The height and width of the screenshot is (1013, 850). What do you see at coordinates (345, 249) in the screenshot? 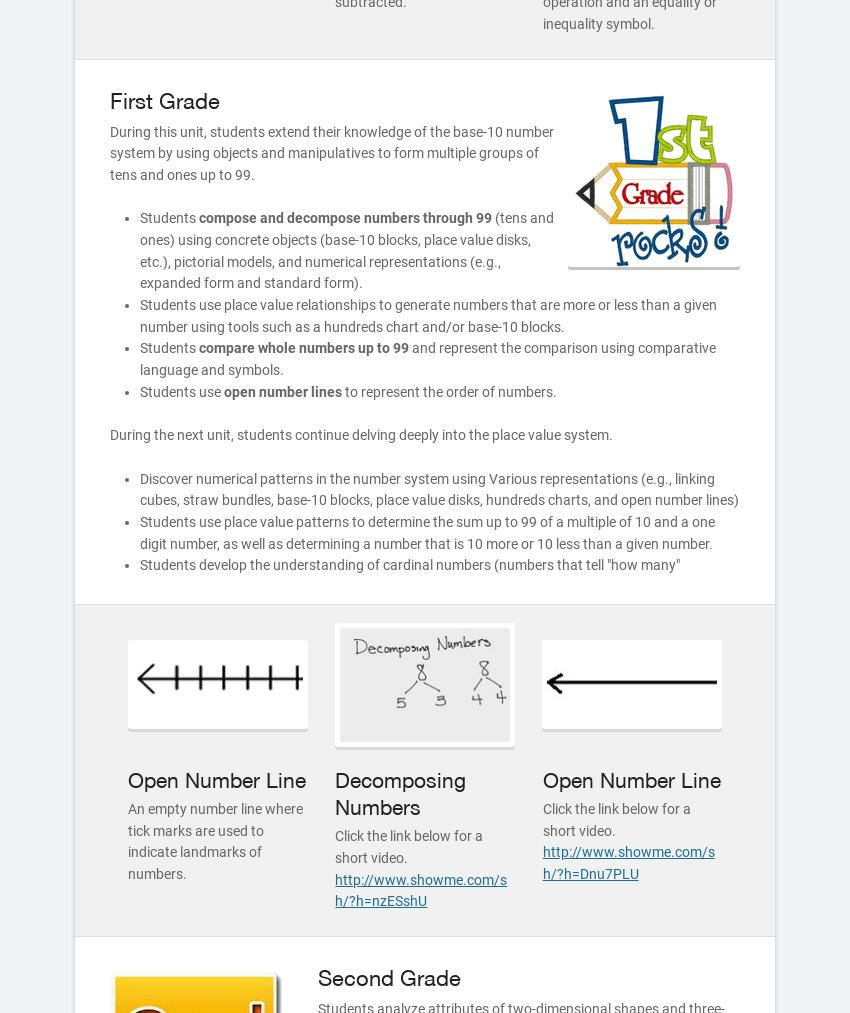
I see `'(tens and ones) using concrete objects (base-10 blocks, place value disks, etc.), pictorial models, and numerical representations (e.g., expanded form and standard form).'` at bounding box center [345, 249].